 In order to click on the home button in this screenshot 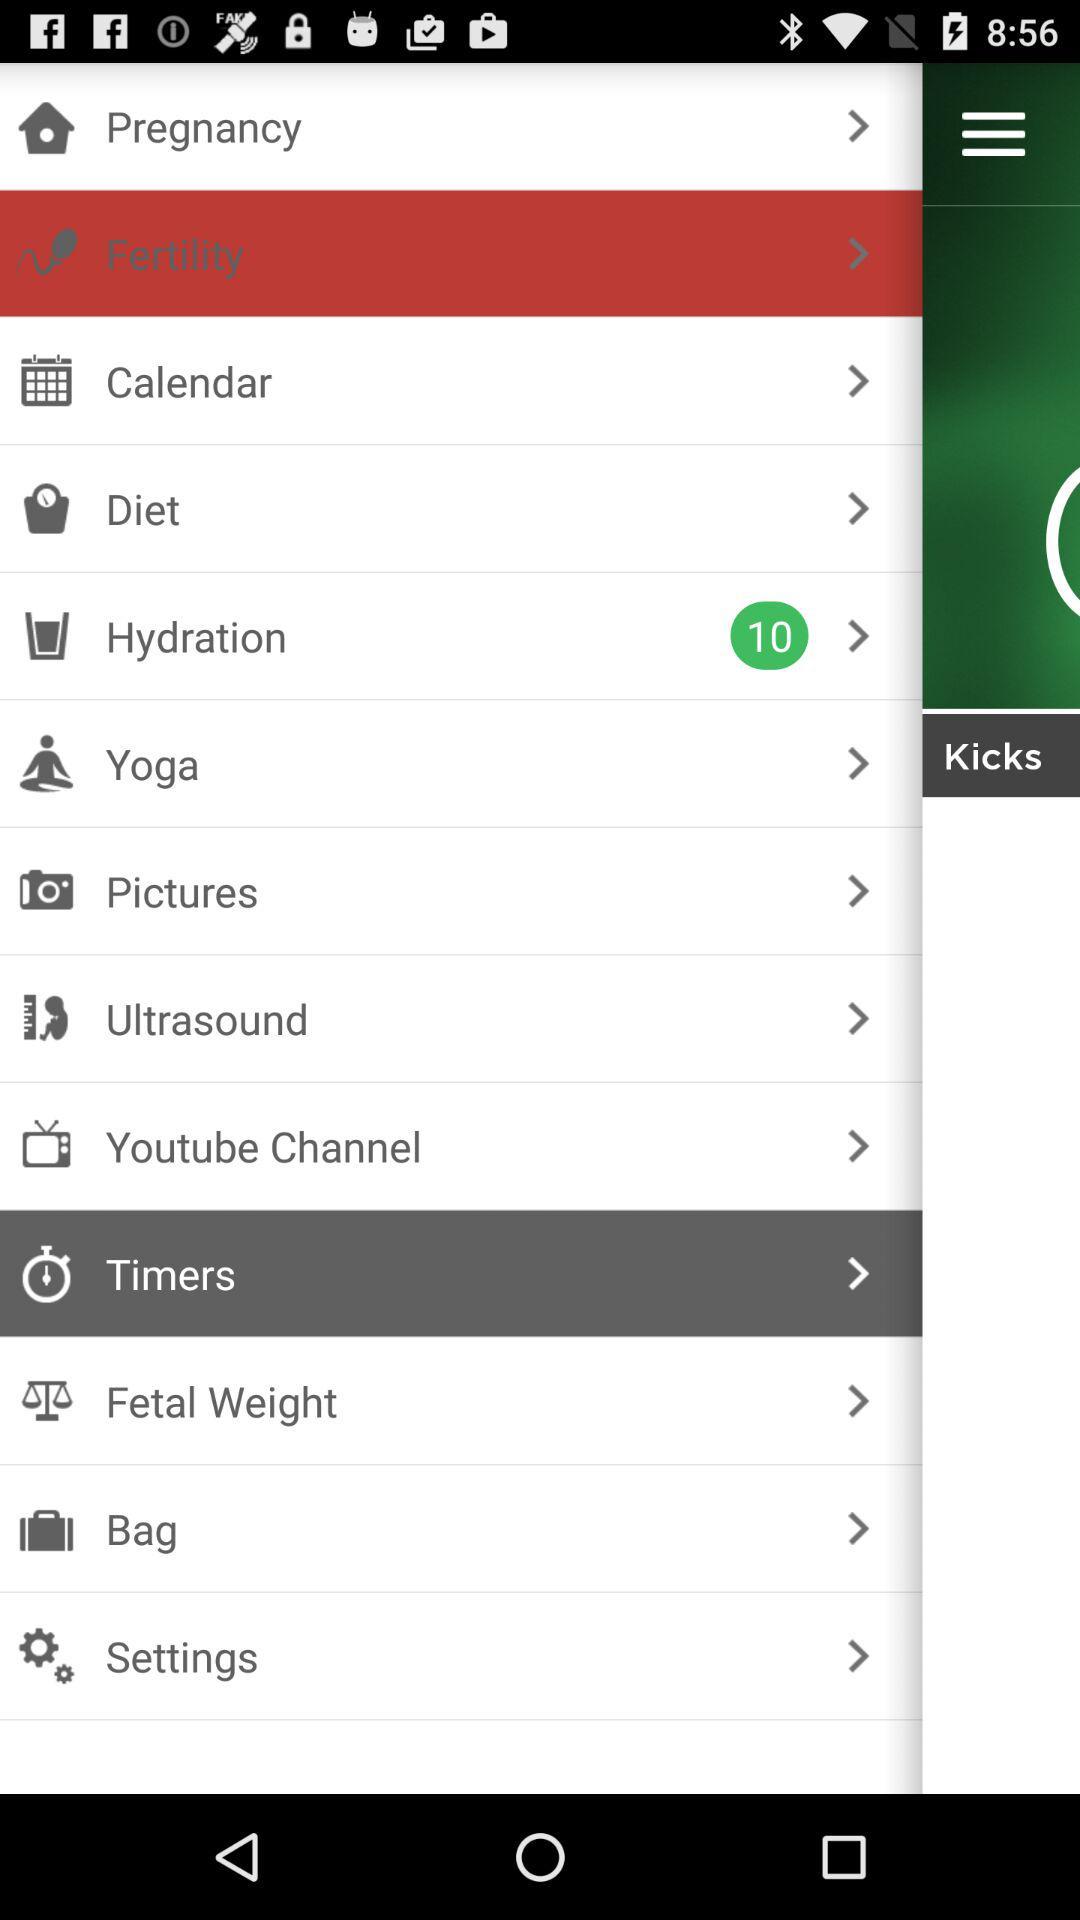, I will do `click(45, 124)`.